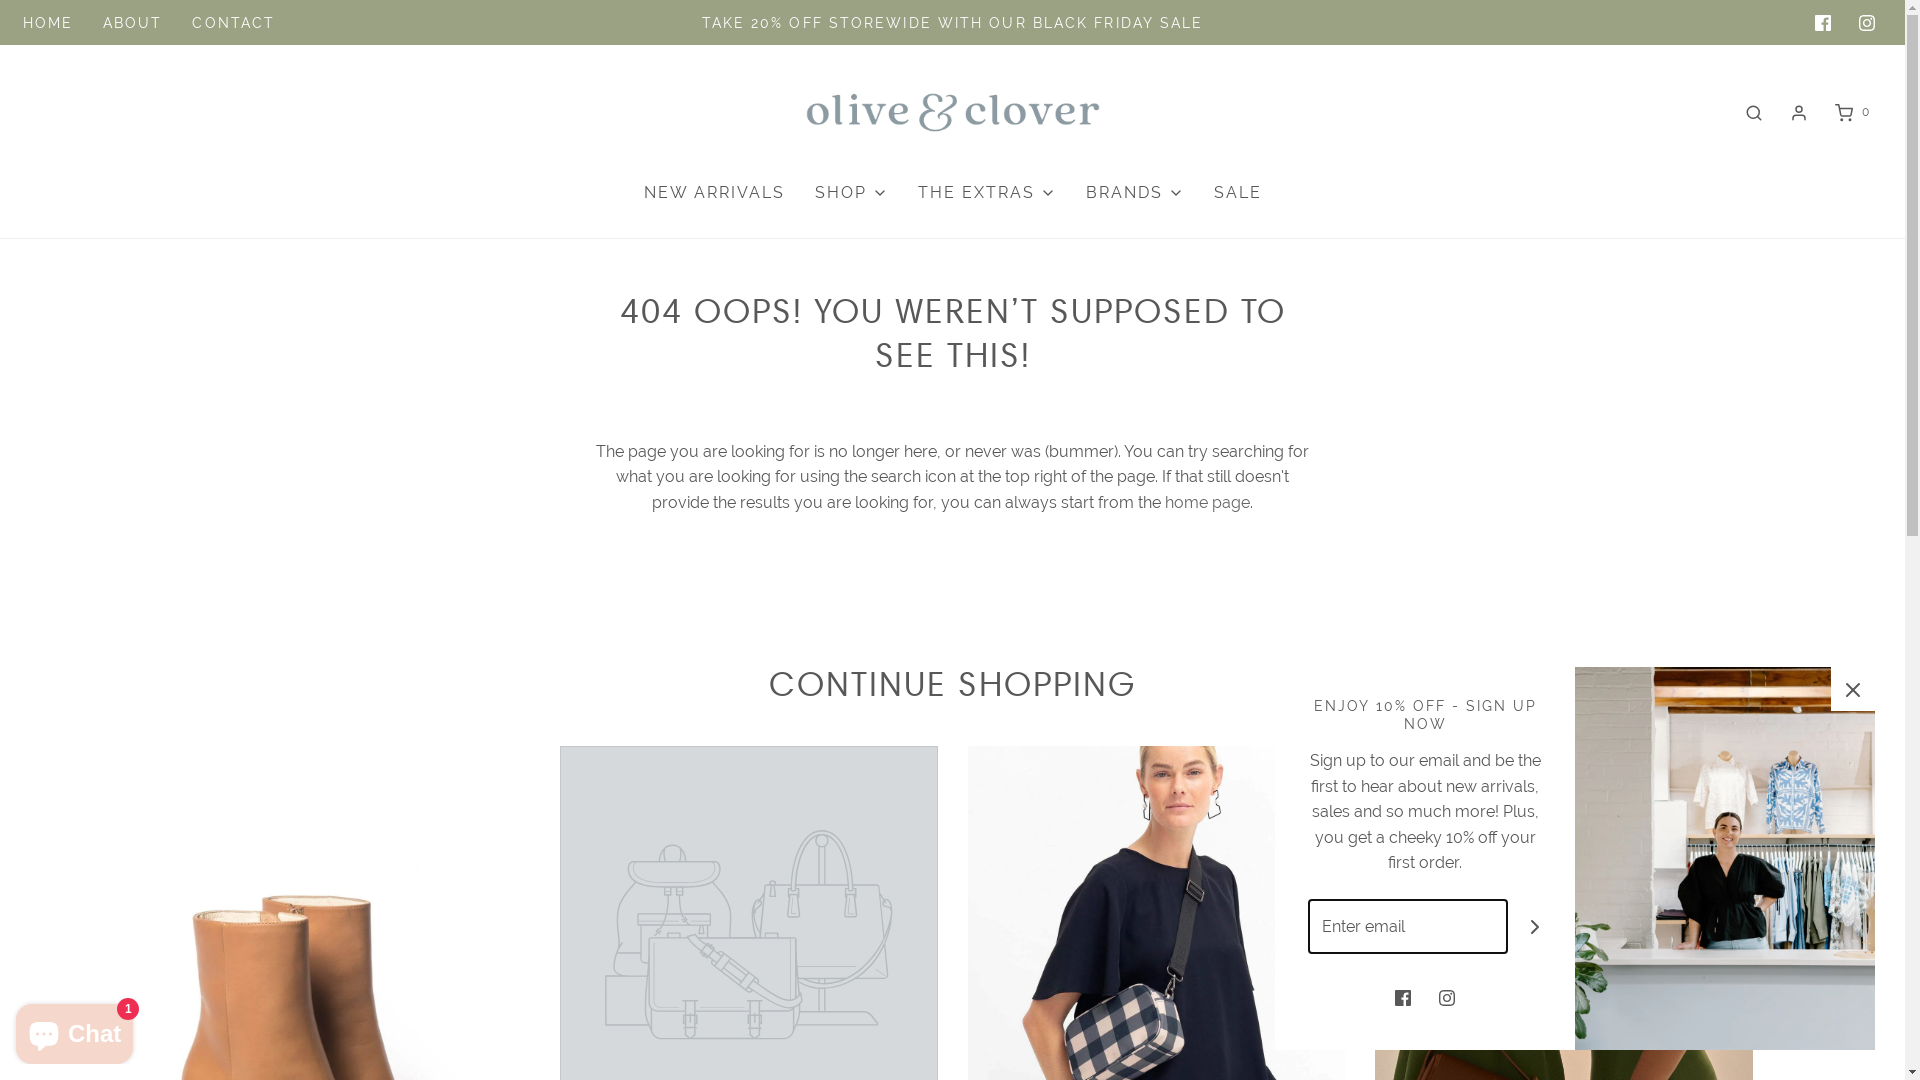 The image size is (1920, 1080). I want to click on 'Search', so click(1752, 112).